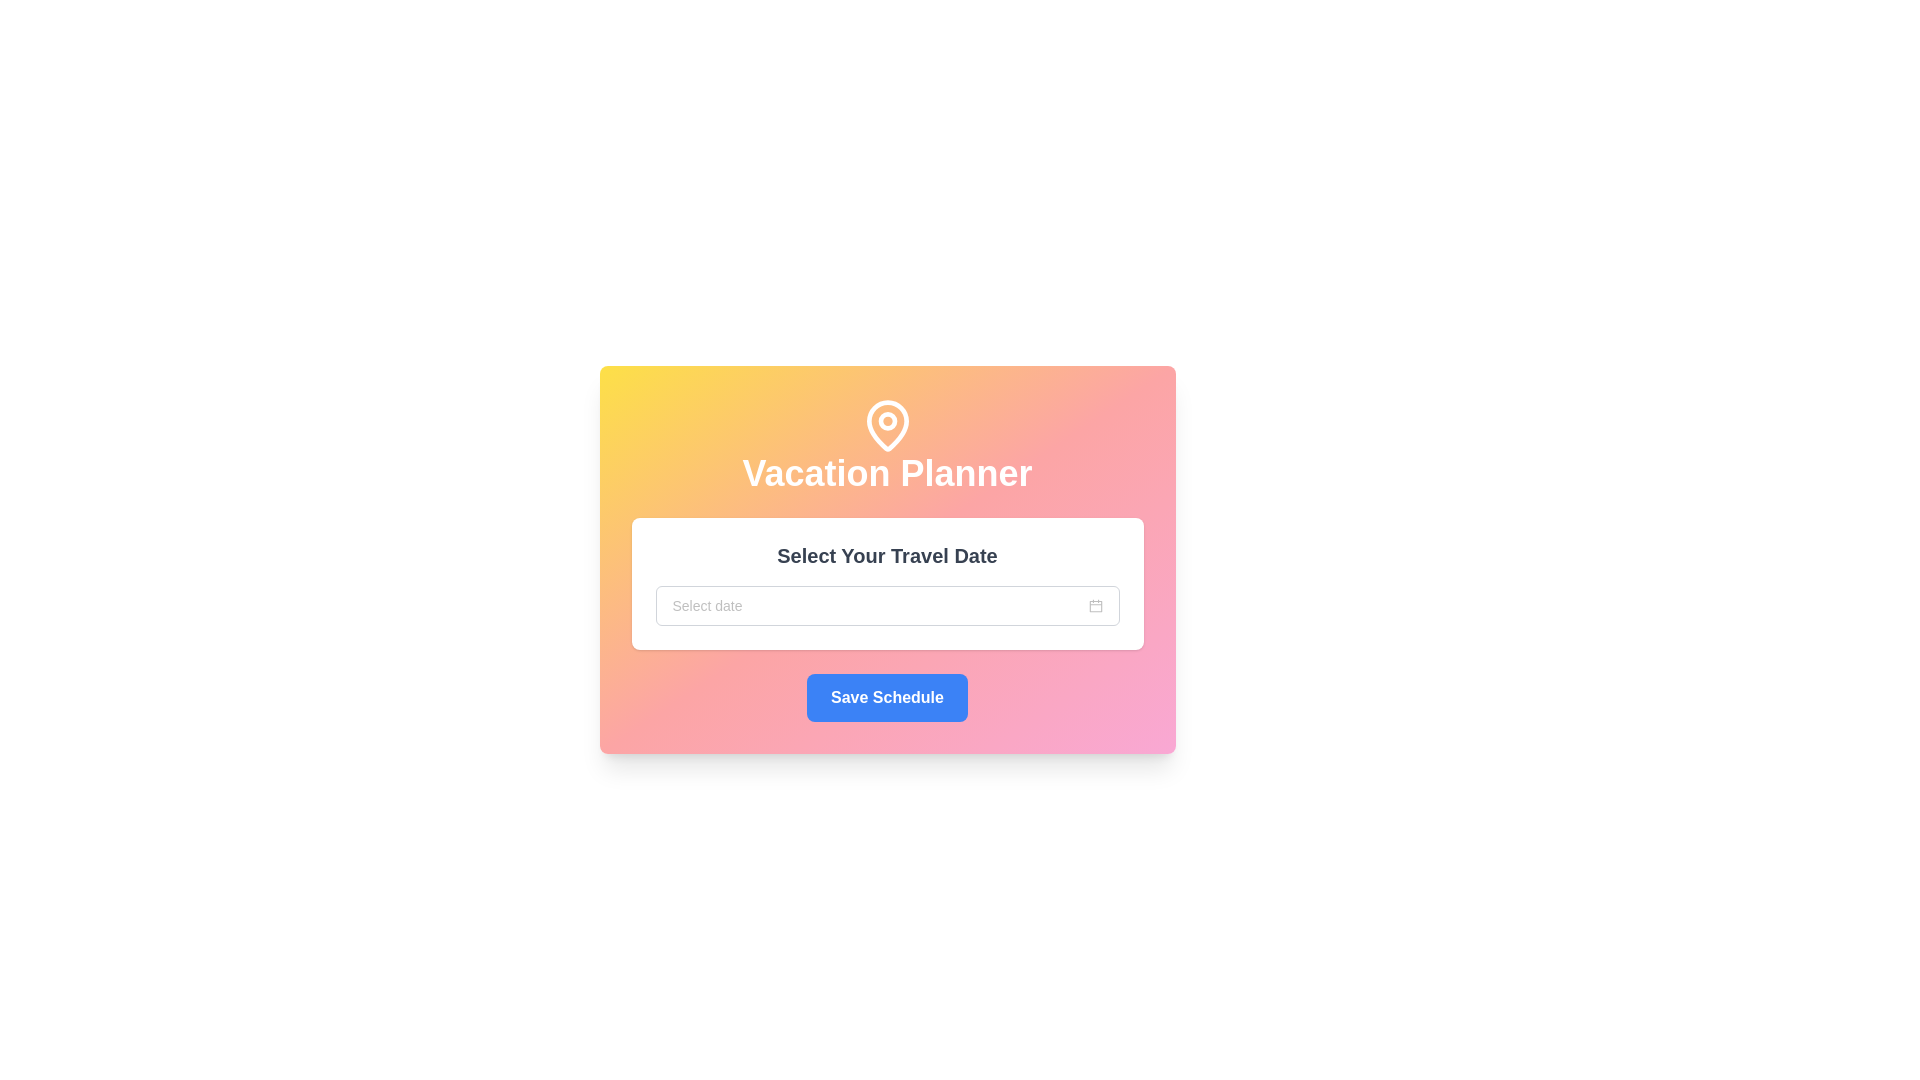 This screenshot has height=1080, width=1920. What do you see at coordinates (1094, 604) in the screenshot?
I see `the gray calendar icon located at the far right of the 'Select your Travel Date' input field` at bounding box center [1094, 604].